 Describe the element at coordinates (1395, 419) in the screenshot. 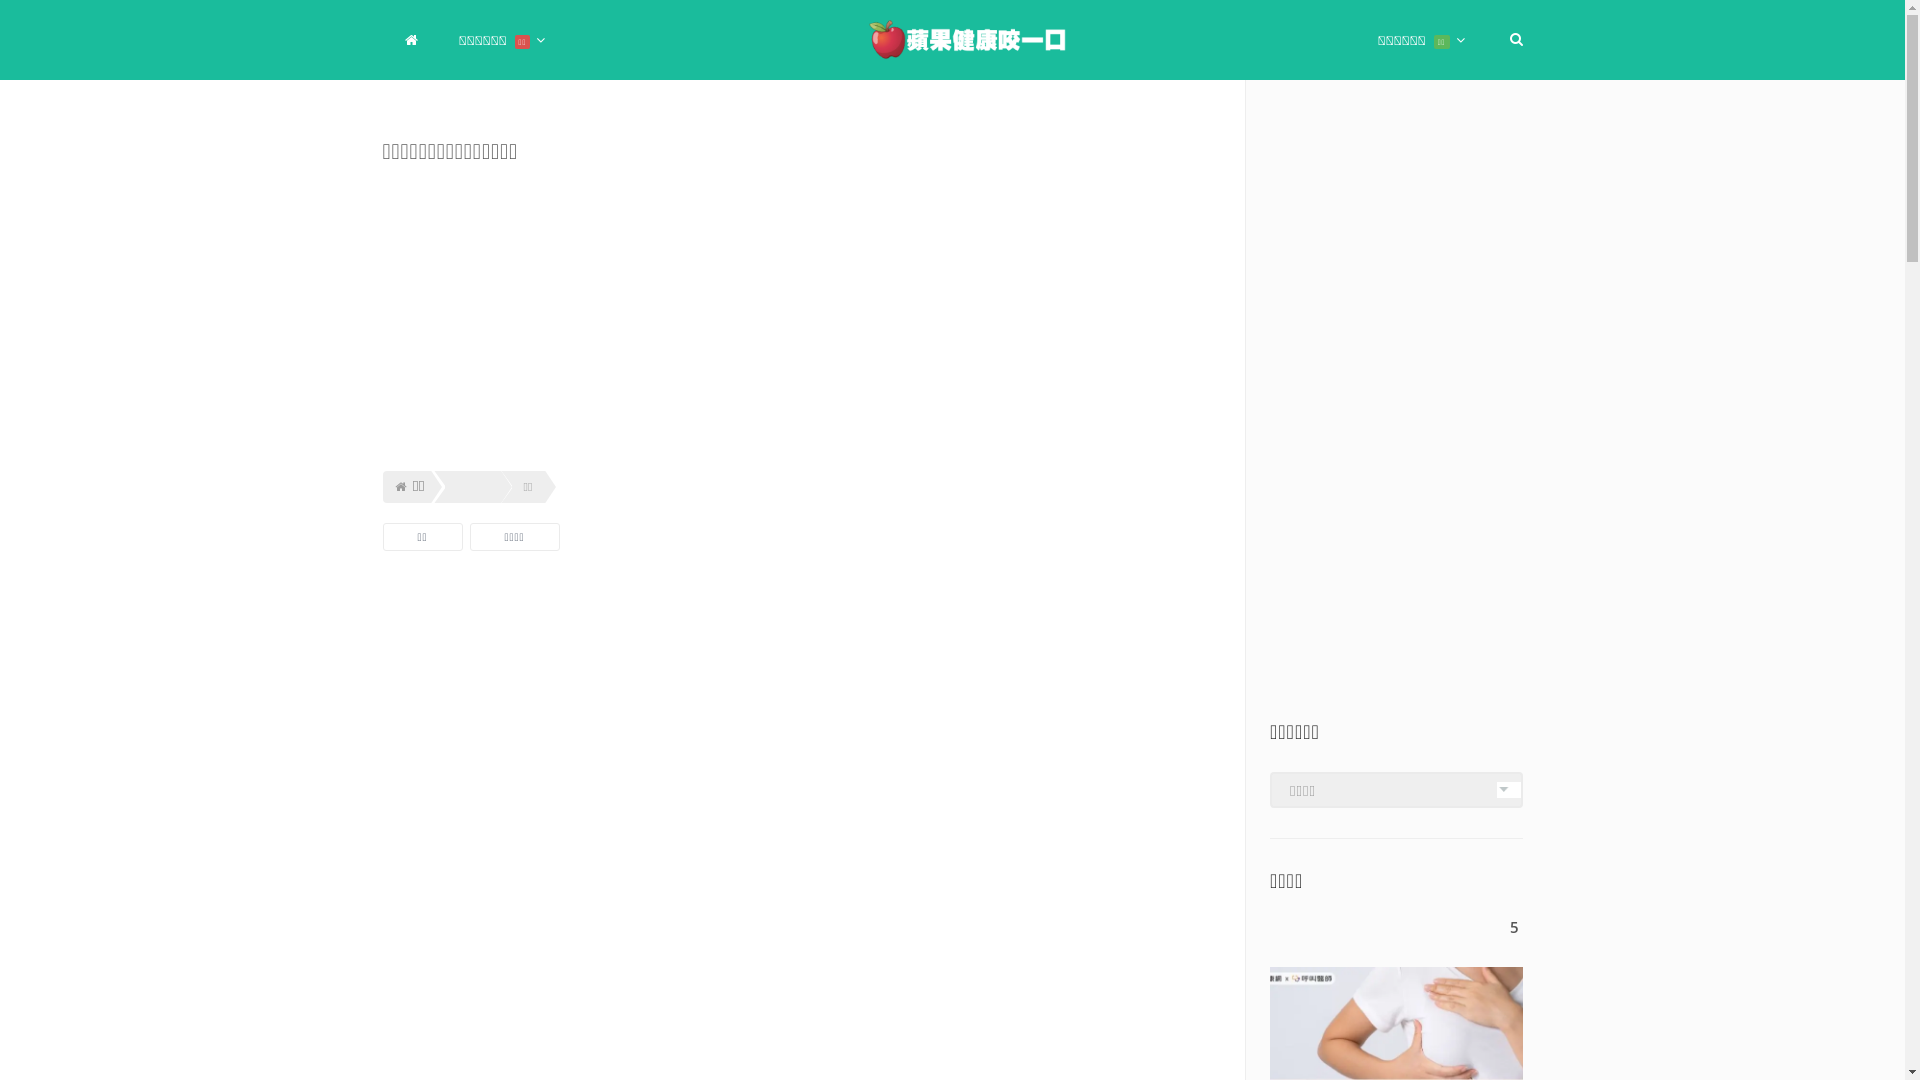

I see `'Advertisement'` at that location.